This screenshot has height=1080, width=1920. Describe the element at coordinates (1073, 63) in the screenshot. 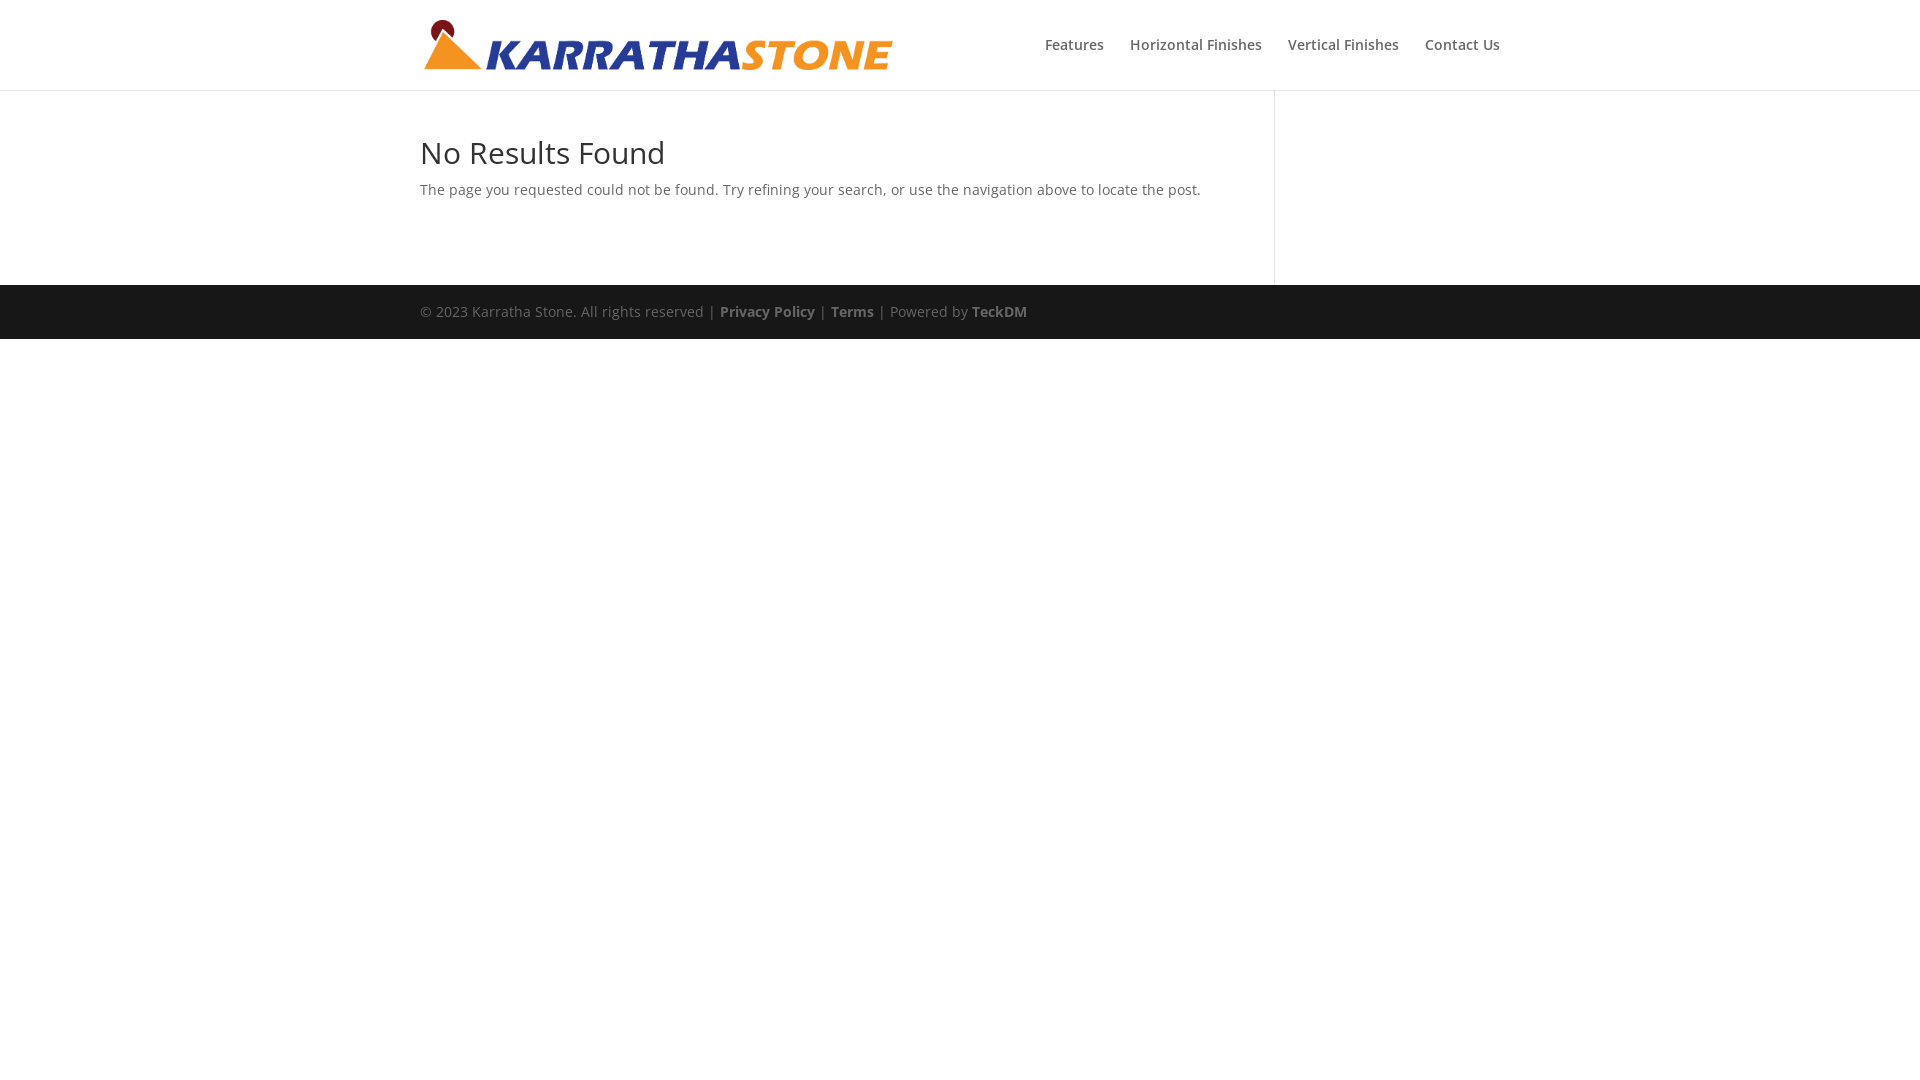

I see `'Features'` at that location.